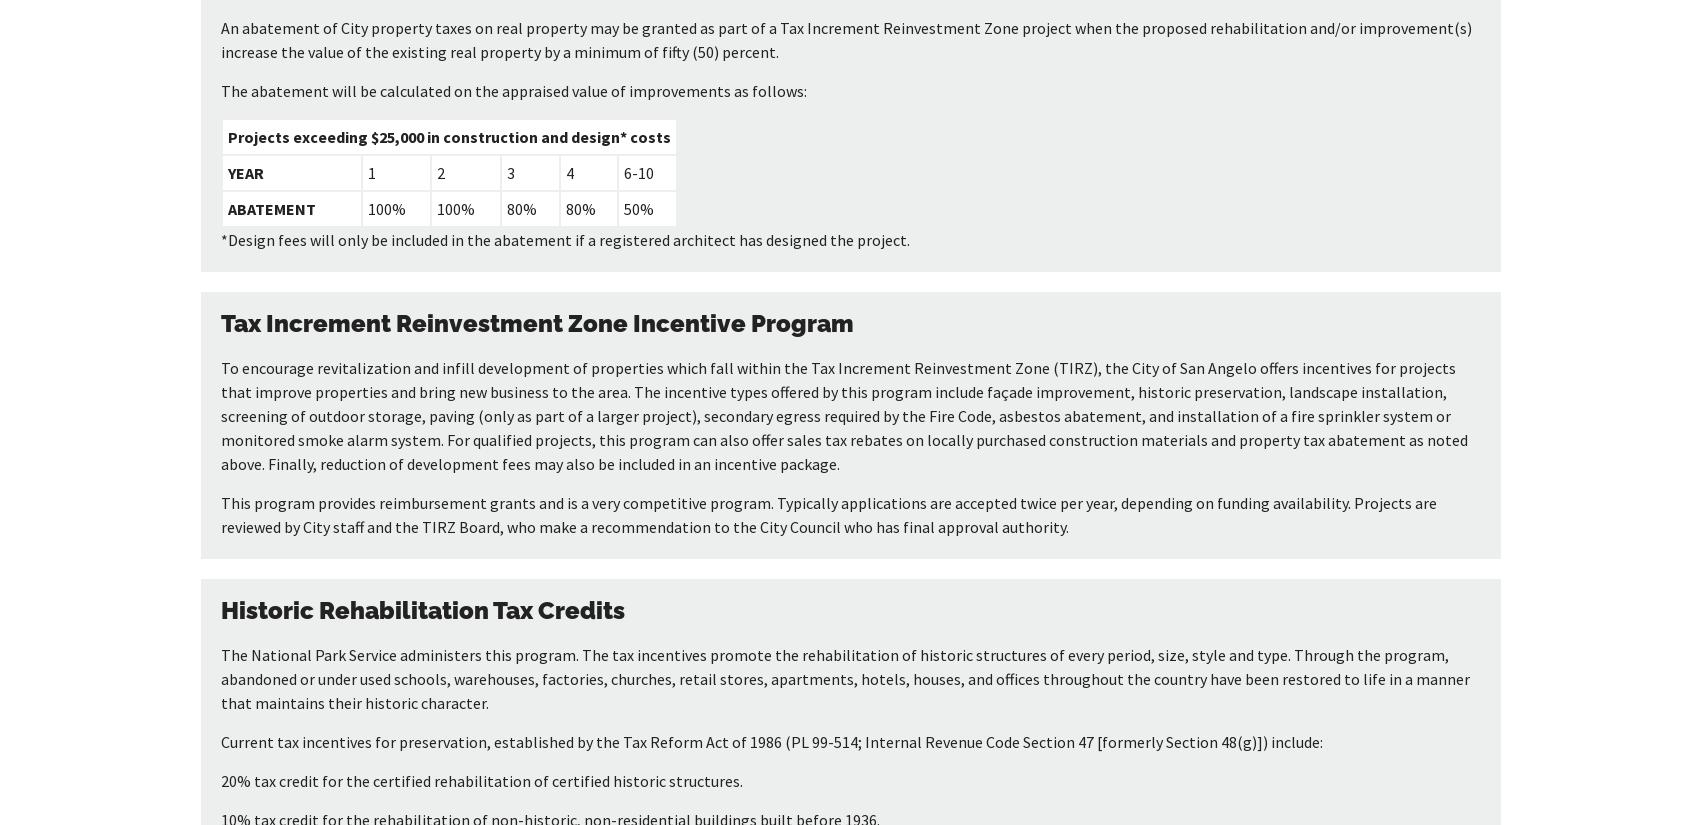  What do you see at coordinates (369, 173) in the screenshot?
I see `'1'` at bounding box center [369, 173].